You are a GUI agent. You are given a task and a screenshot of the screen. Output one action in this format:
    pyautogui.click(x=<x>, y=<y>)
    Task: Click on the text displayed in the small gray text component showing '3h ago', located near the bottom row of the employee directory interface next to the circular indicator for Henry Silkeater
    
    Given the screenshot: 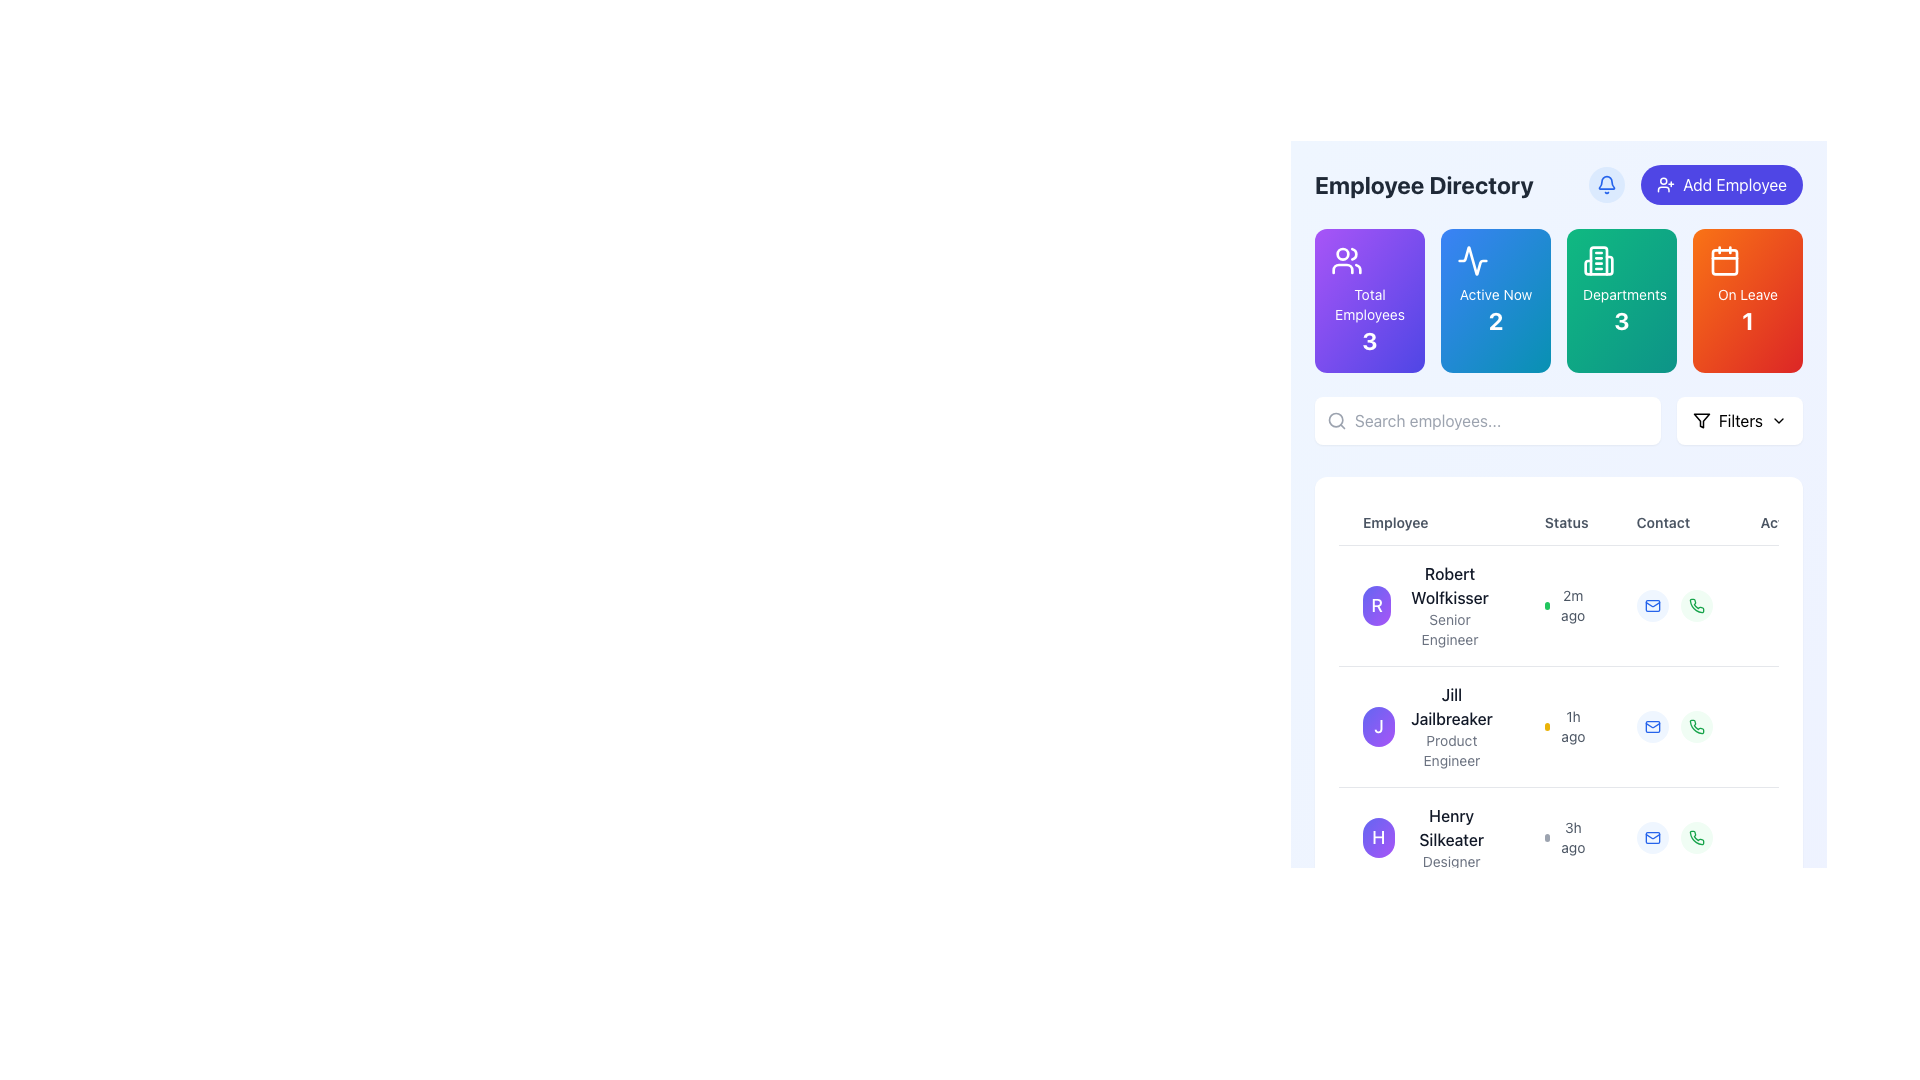 What is the action you would take?
    pyautogui.click(x=1572, y=837)
    